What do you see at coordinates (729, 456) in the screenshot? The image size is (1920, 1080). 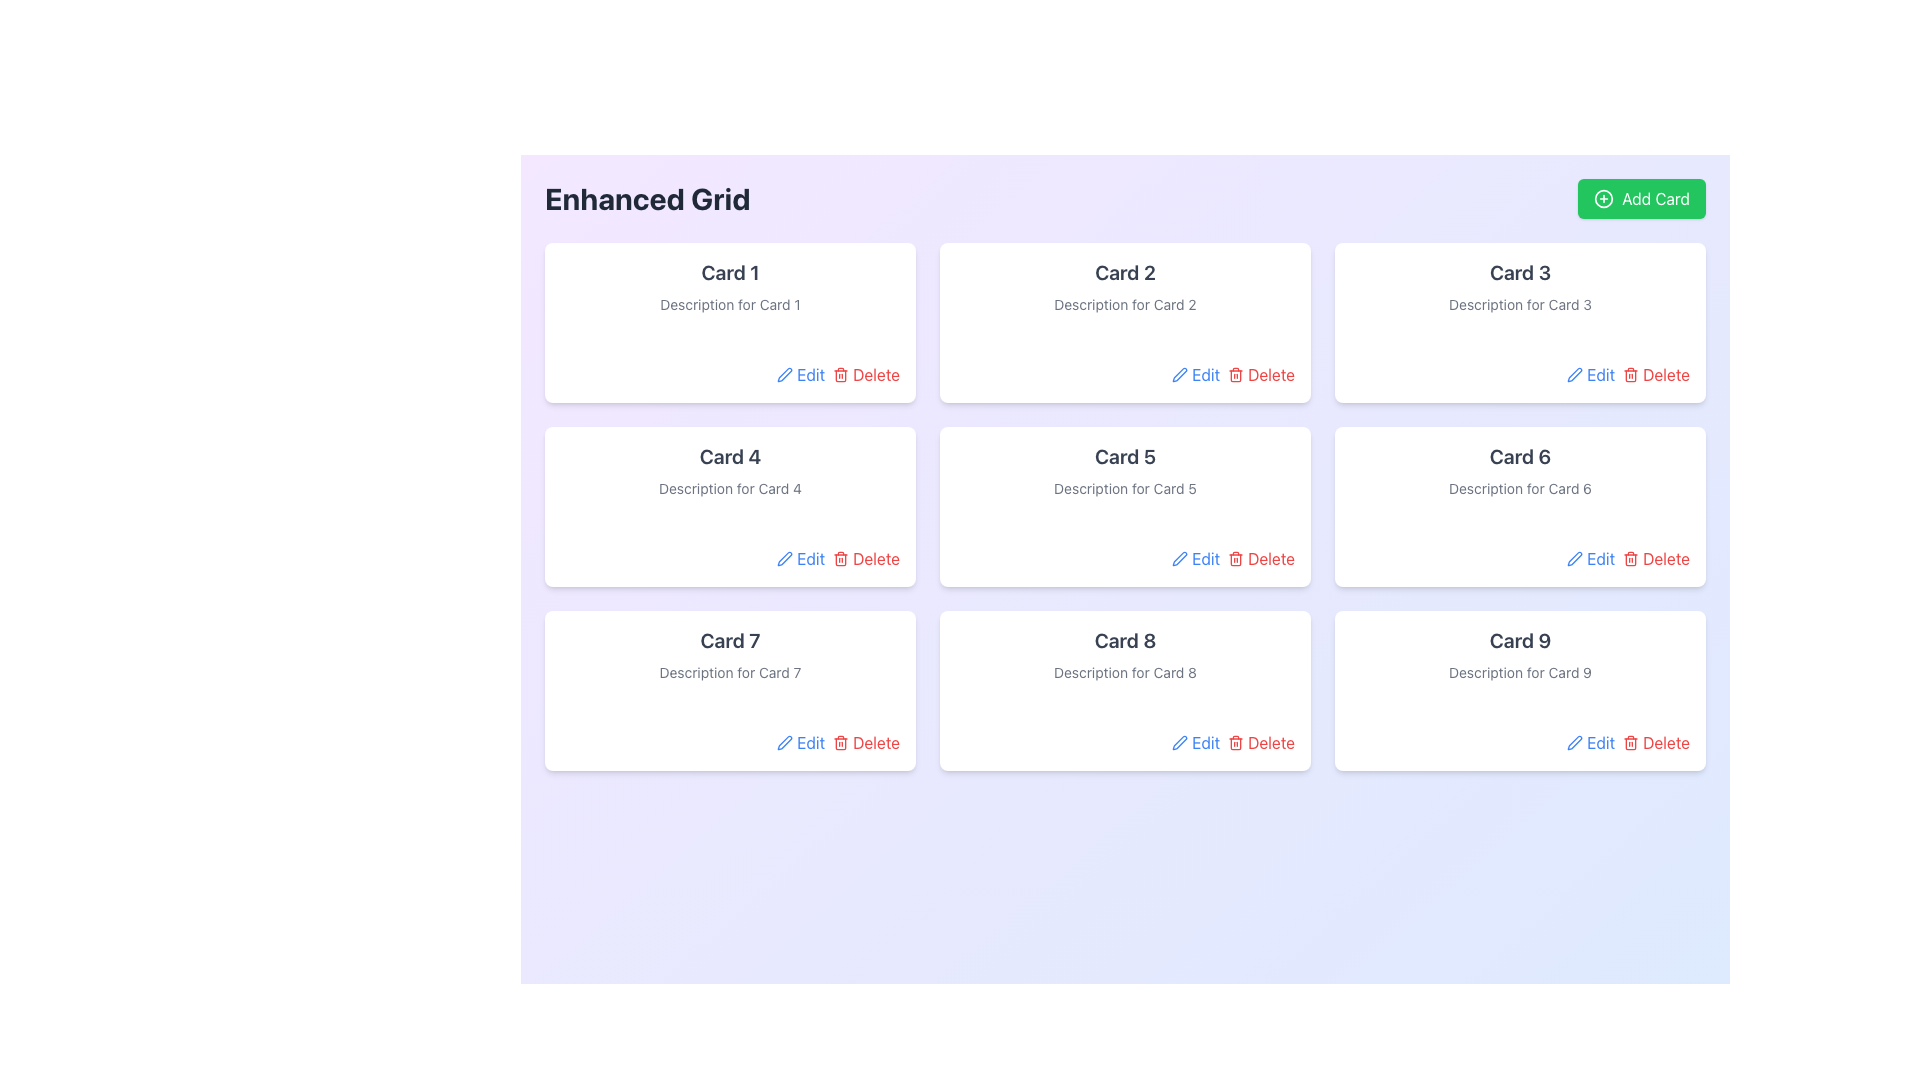 I see `text of the heading 'Card 4' which is styled in bold and located above the related content in the first column of the middle row of the grid` at bounding box center [729, 456].